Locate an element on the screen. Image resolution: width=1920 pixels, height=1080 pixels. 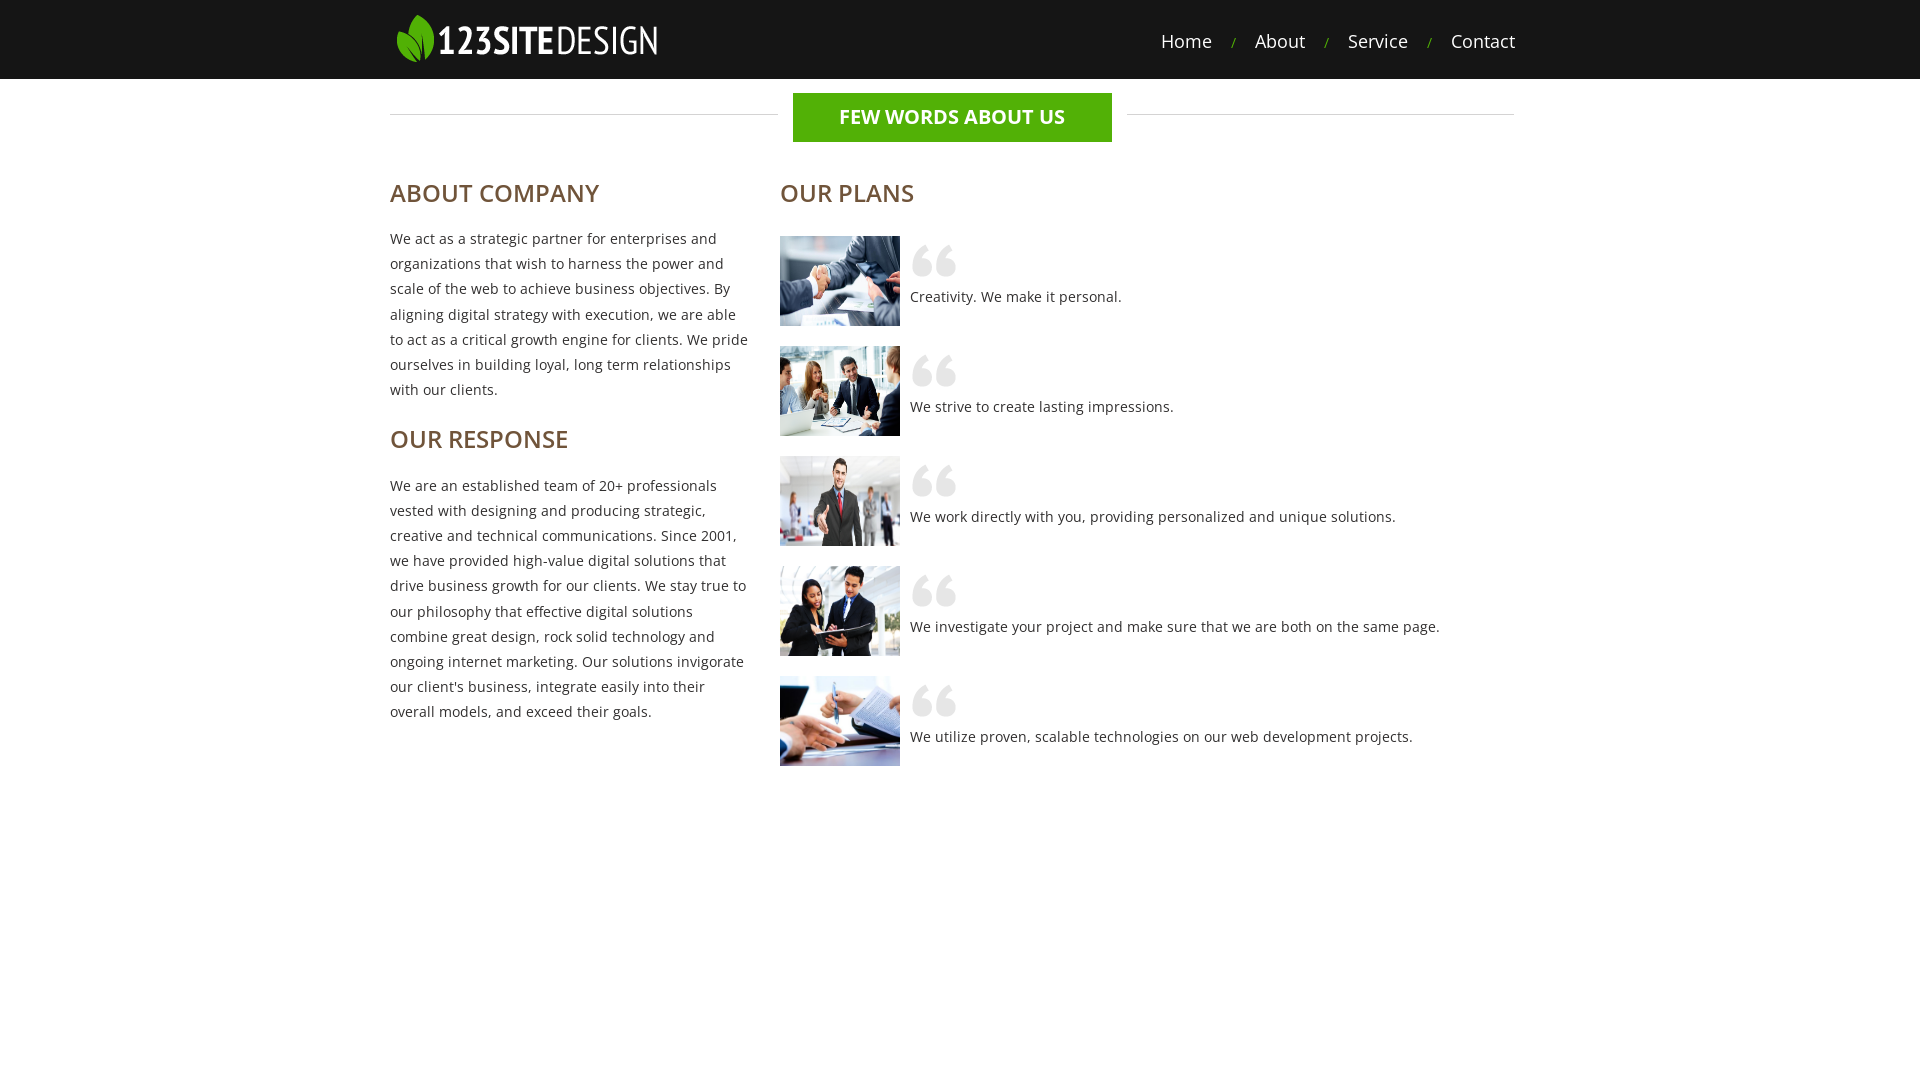
'Home' is located at coordinates (1186, 42).